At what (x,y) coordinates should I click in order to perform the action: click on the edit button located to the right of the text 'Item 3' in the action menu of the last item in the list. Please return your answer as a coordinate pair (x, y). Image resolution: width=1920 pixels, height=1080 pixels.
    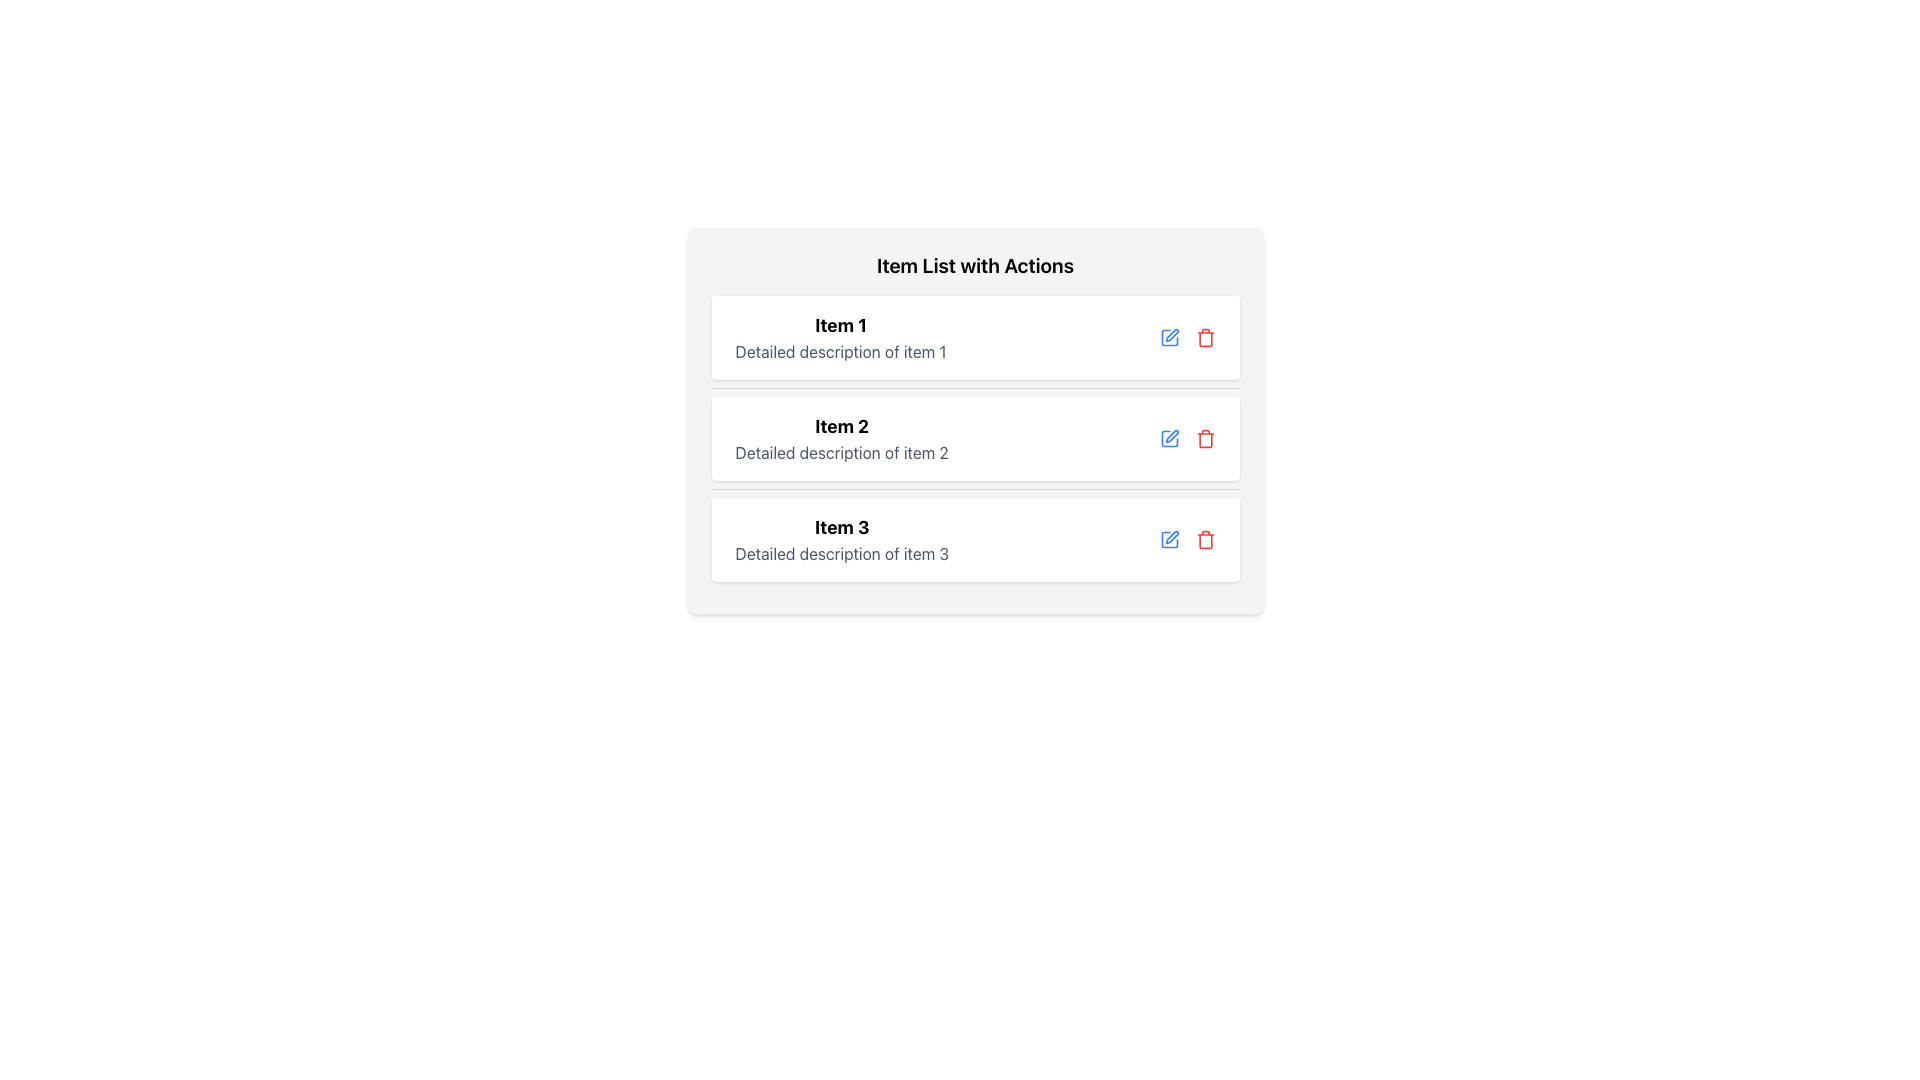
    Looking at the image, I should click on (1169, 540).